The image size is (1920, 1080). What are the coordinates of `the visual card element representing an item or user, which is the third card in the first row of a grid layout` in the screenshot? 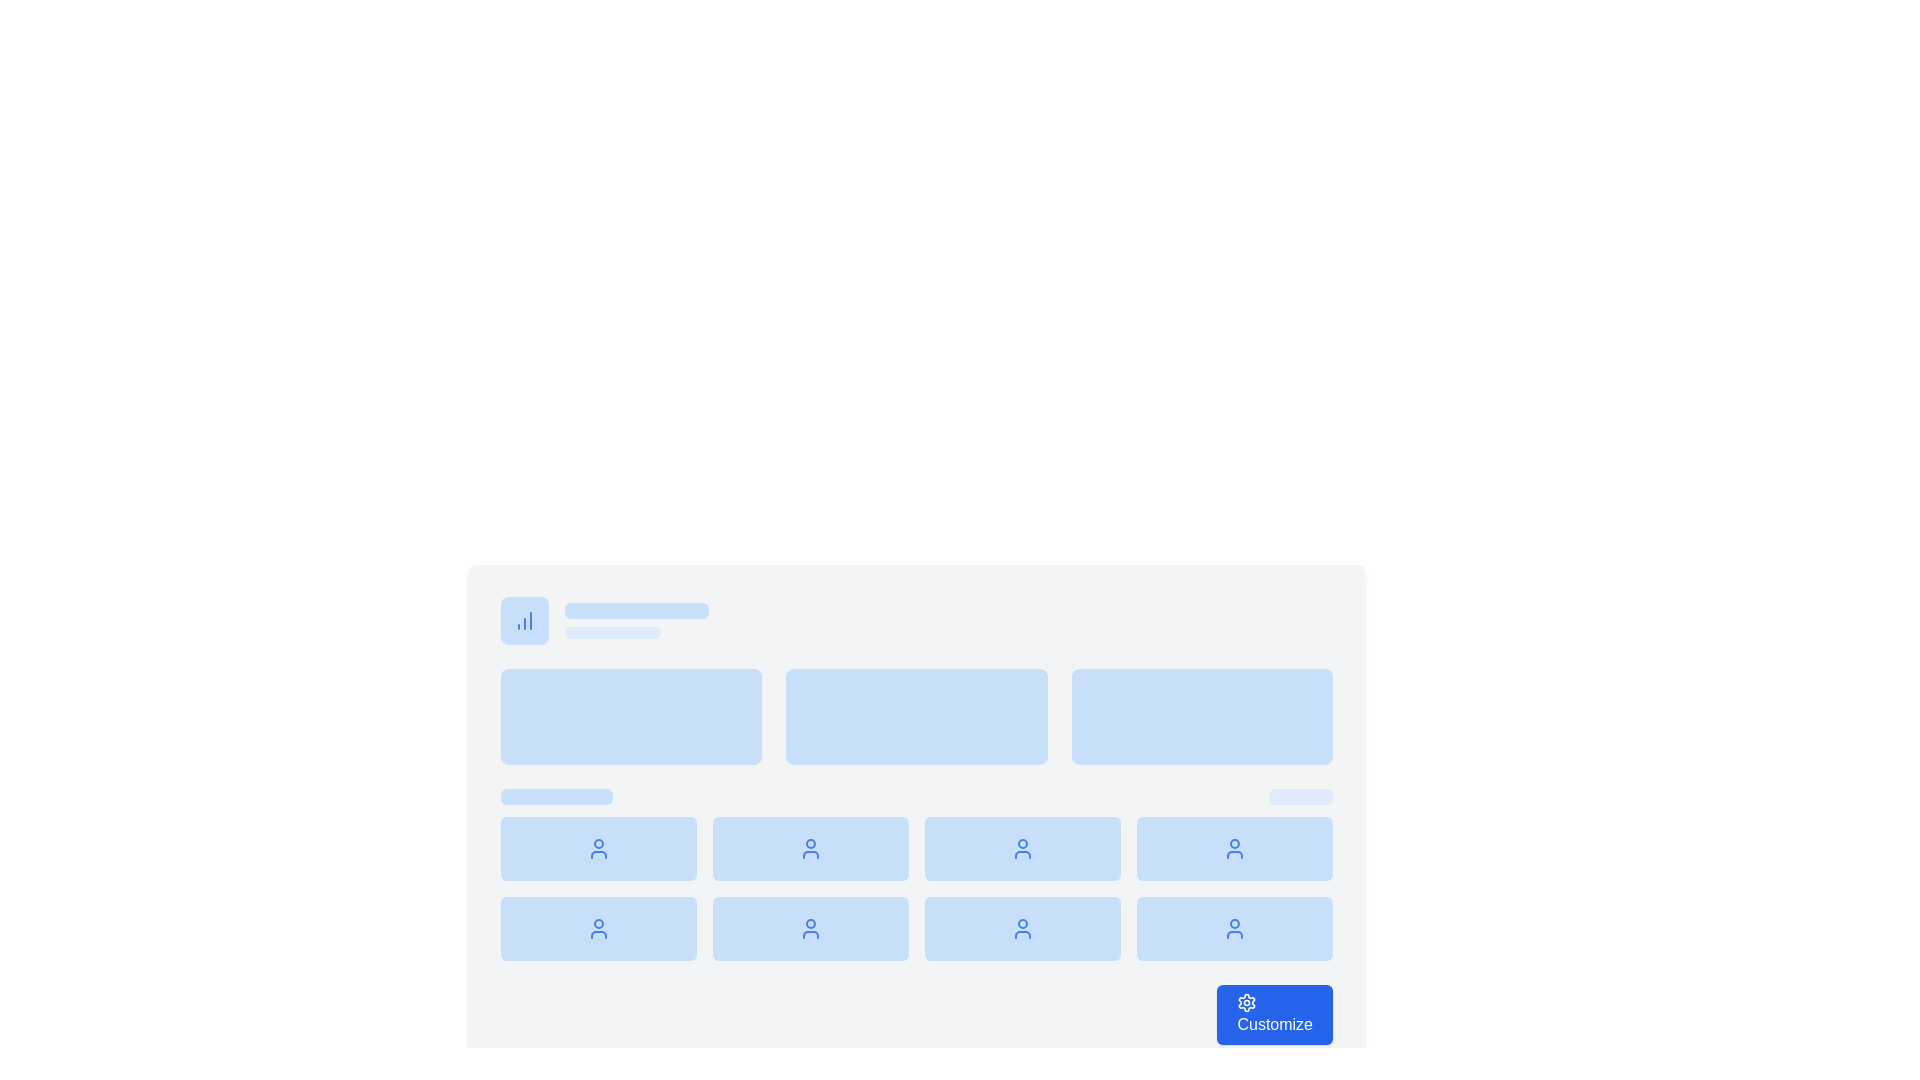 It's located at (1022, 848).